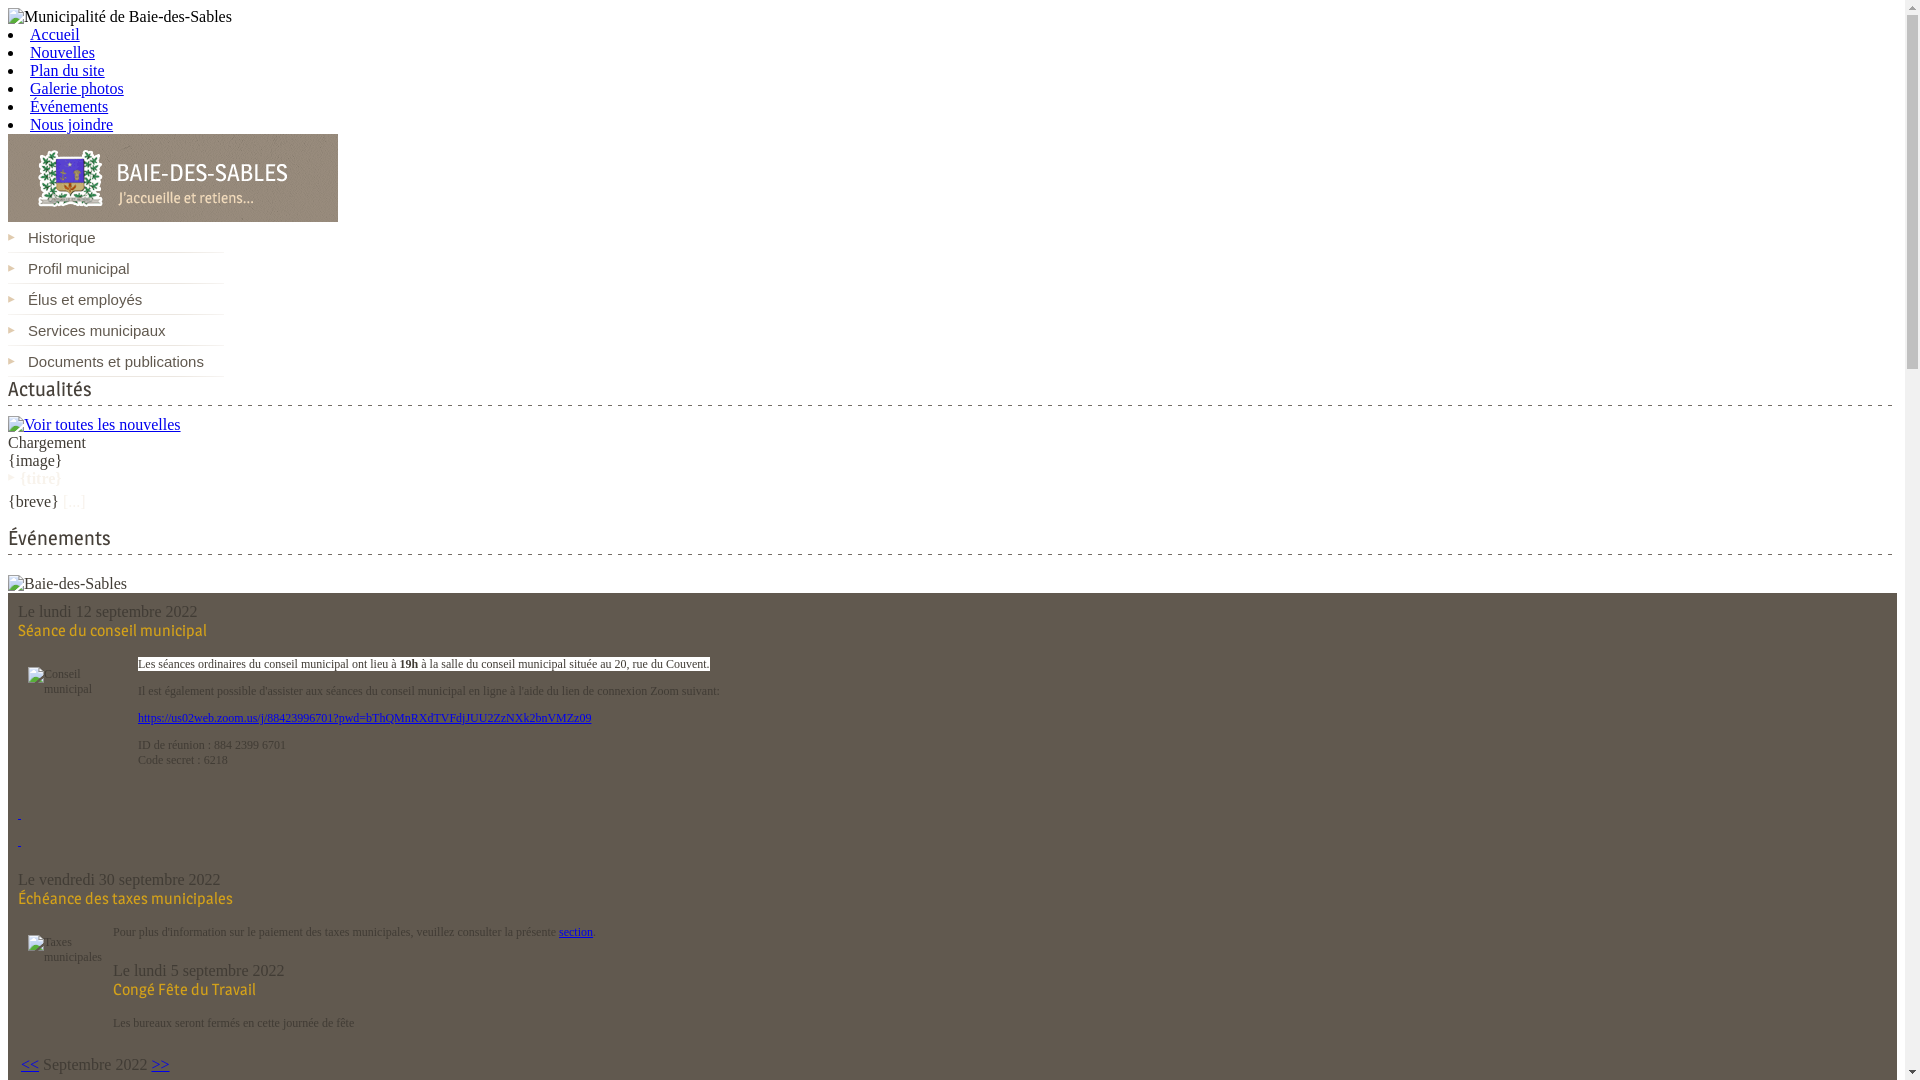 The height and width of the screenshot is (1080, 1920). I want to click on ' ', so click(19, 840).